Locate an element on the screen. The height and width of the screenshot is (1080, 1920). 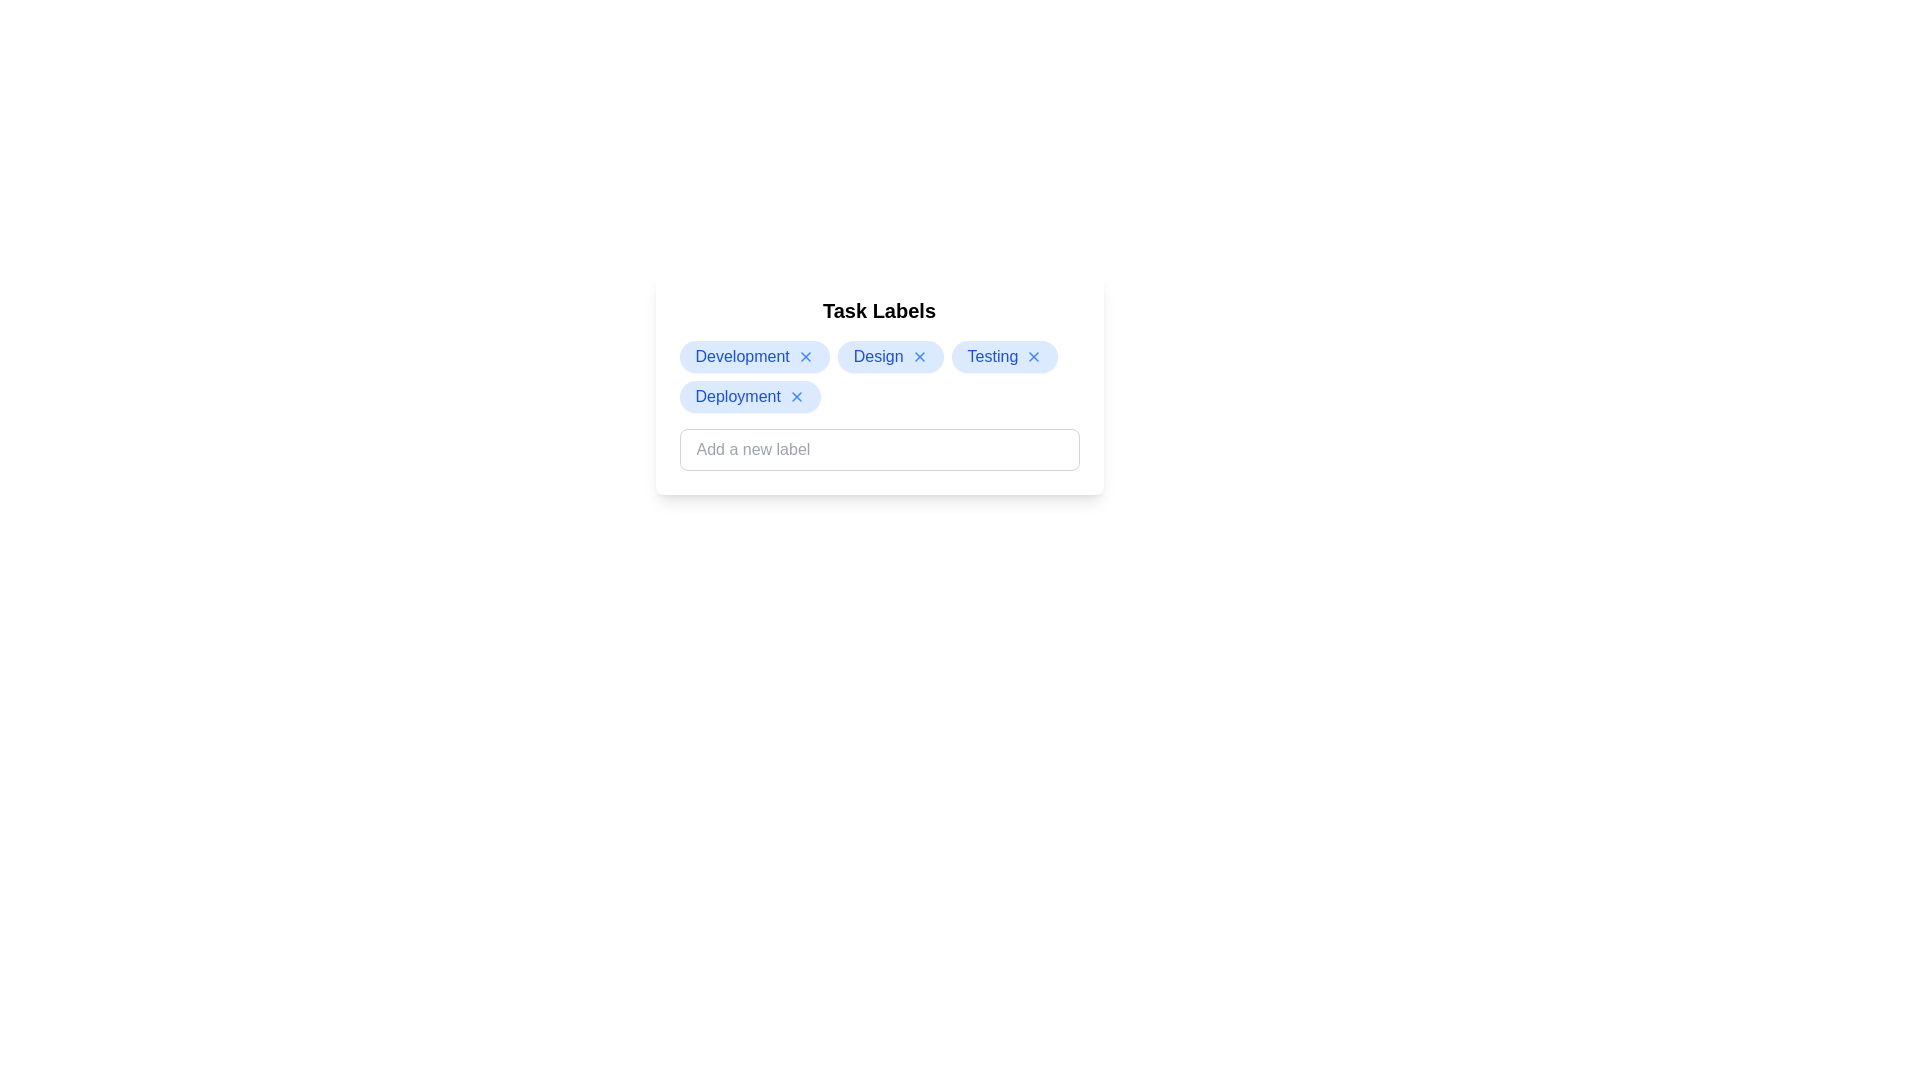
the 'Deployment' tag with a close button, which has a light blue background and dark blue text, located below the 'Development,' 'Design,' and 'Testing' labels is located at coordinates (749, 397).